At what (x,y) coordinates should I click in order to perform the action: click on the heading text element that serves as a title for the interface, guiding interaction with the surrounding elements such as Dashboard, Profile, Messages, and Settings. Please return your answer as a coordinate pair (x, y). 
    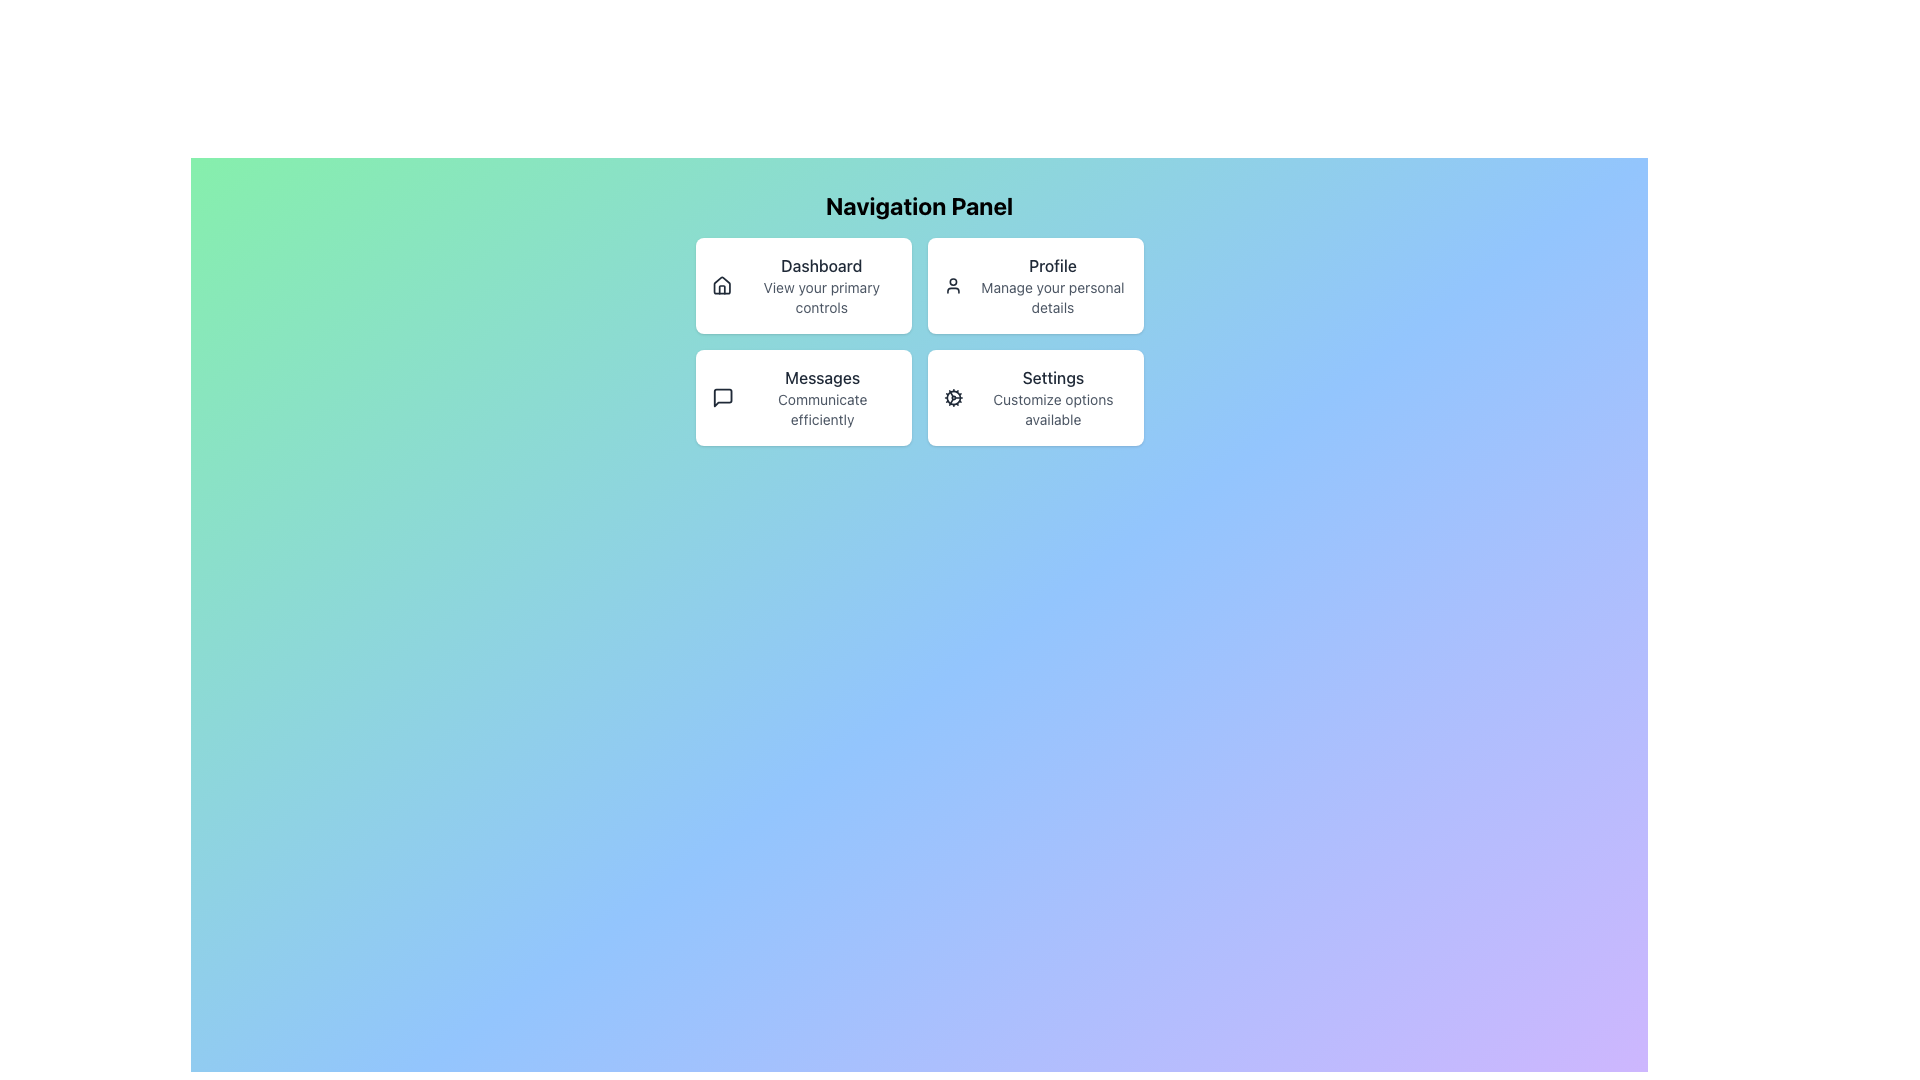
    Looking at the image, I should click on (918, 205).